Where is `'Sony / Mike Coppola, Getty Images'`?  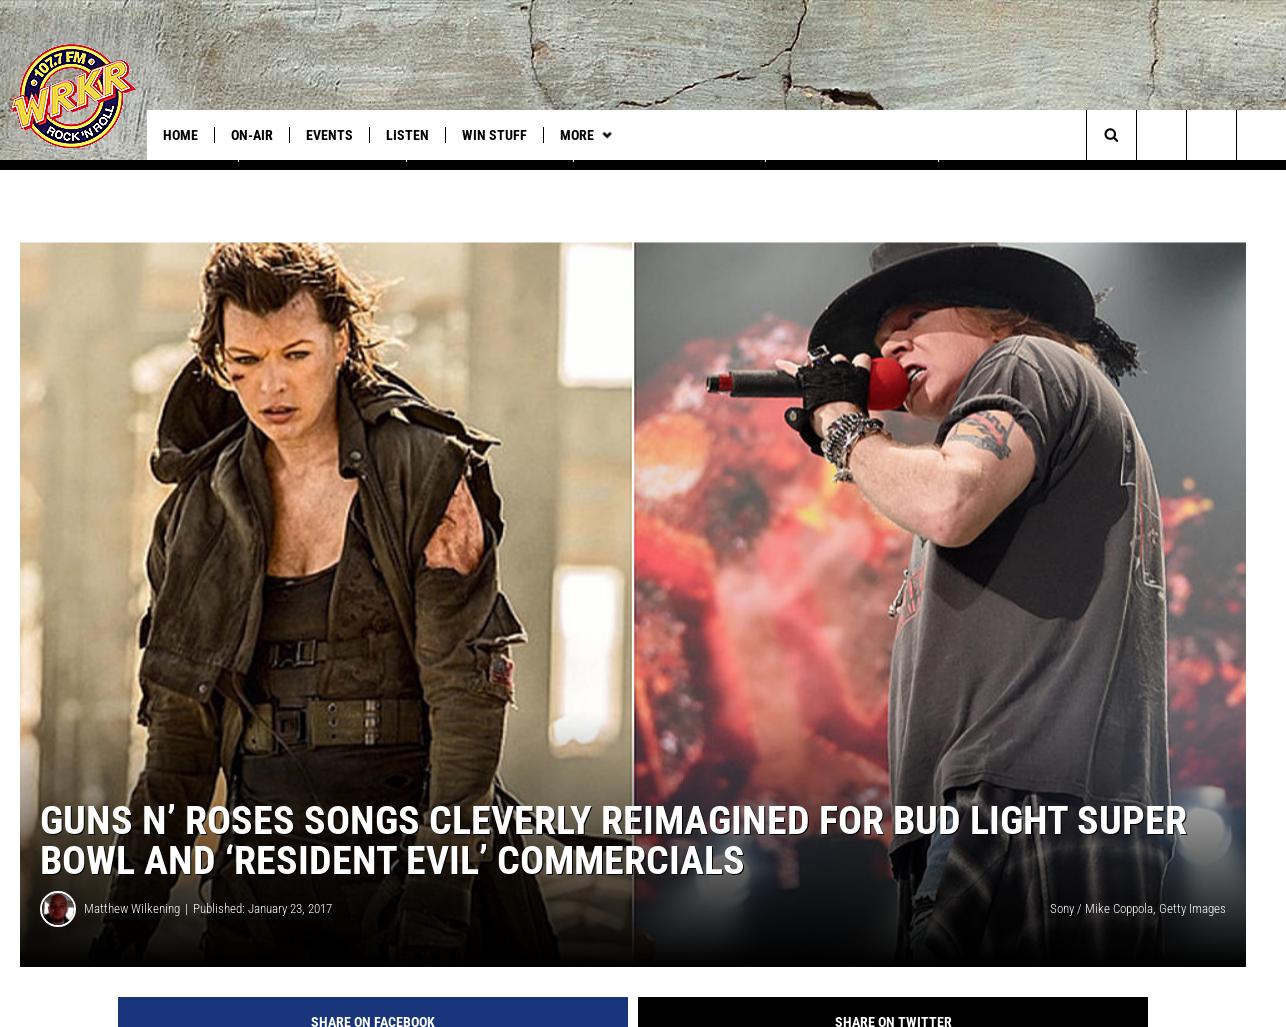
'Sony / Mike Coppola, Getty Images' is located at coordinates (1136, 930).